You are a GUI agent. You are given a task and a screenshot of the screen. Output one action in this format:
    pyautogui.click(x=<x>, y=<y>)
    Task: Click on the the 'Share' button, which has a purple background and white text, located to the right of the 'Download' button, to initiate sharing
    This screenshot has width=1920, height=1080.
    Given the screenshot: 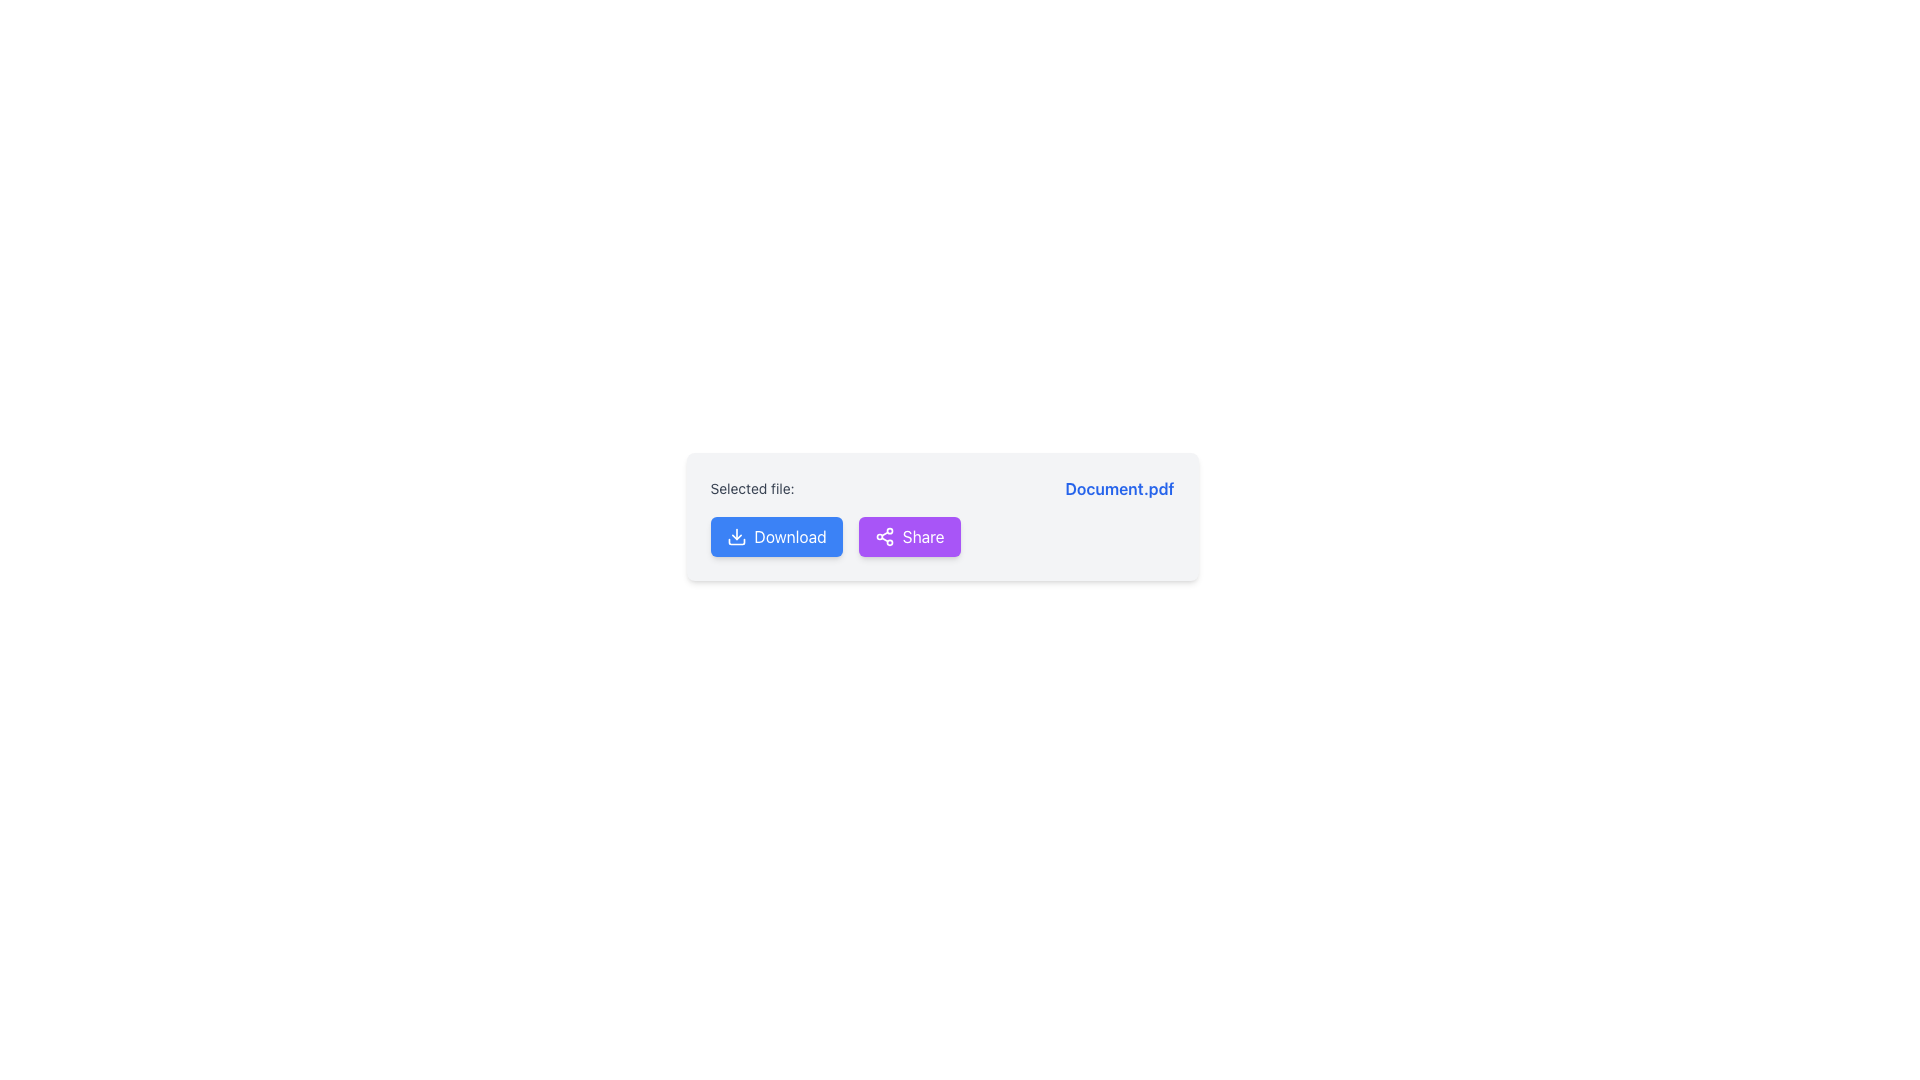 What is the action you would take?
    pyautogui.click(x=941, y=535)
    